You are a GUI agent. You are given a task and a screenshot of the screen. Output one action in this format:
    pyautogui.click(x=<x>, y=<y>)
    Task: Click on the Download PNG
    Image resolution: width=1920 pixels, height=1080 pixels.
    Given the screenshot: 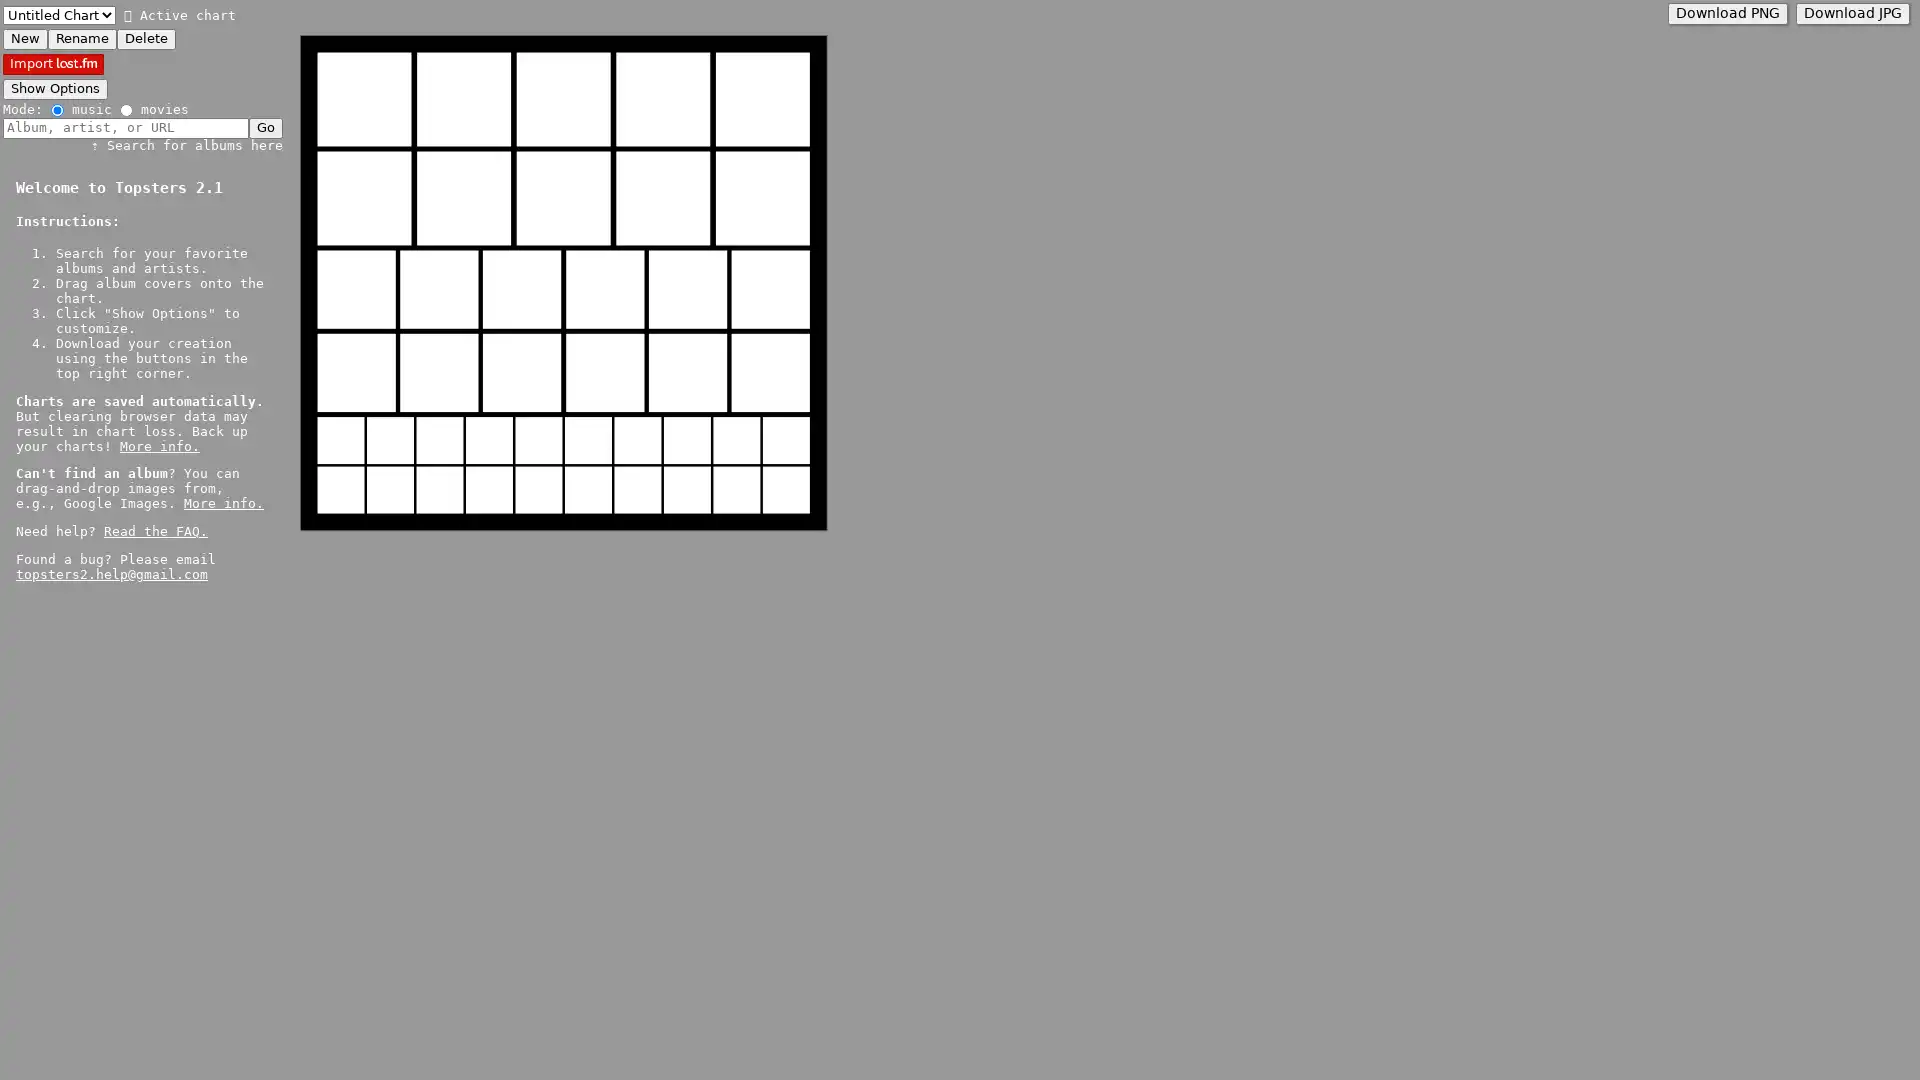 What is the action you would take?
    pyautogui.click(x=1727, y=13)
    